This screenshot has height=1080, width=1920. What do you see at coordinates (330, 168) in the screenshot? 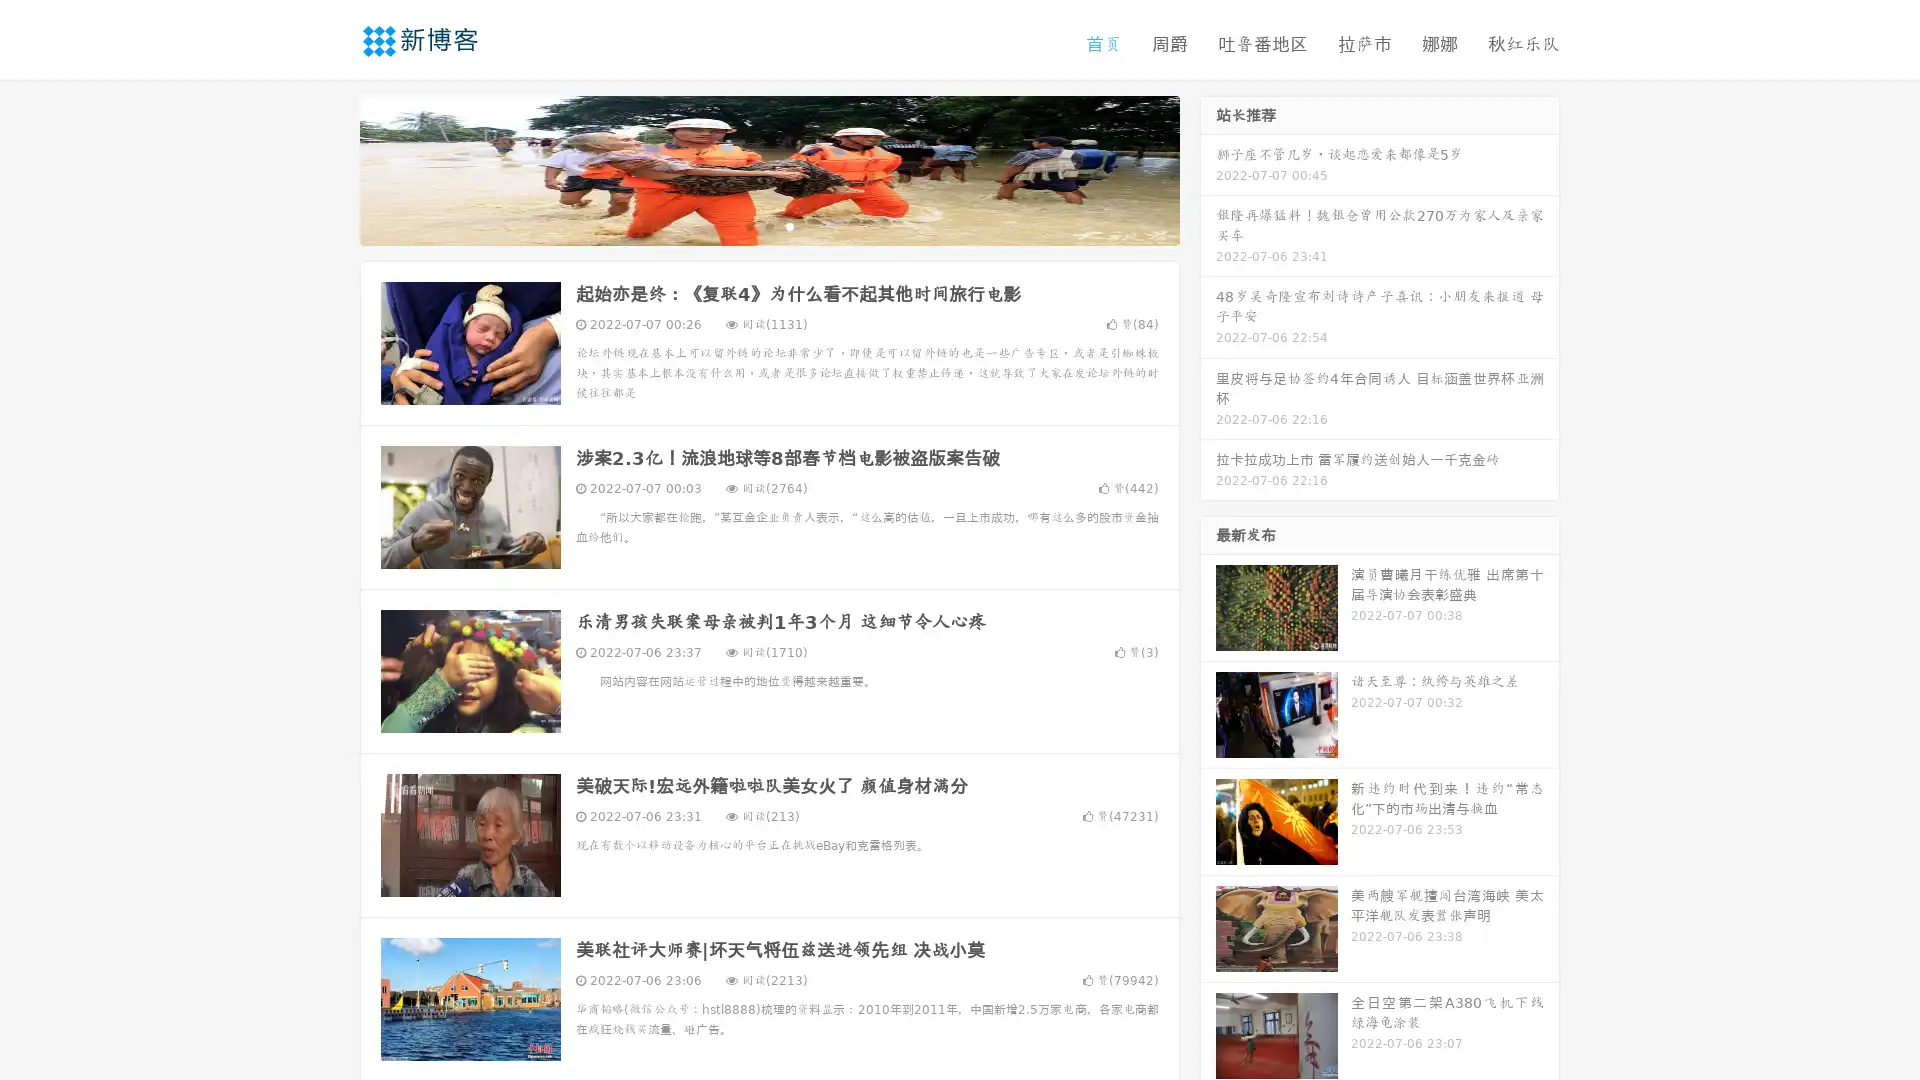
I see `Previous slide` at bounding box center [330, 168].